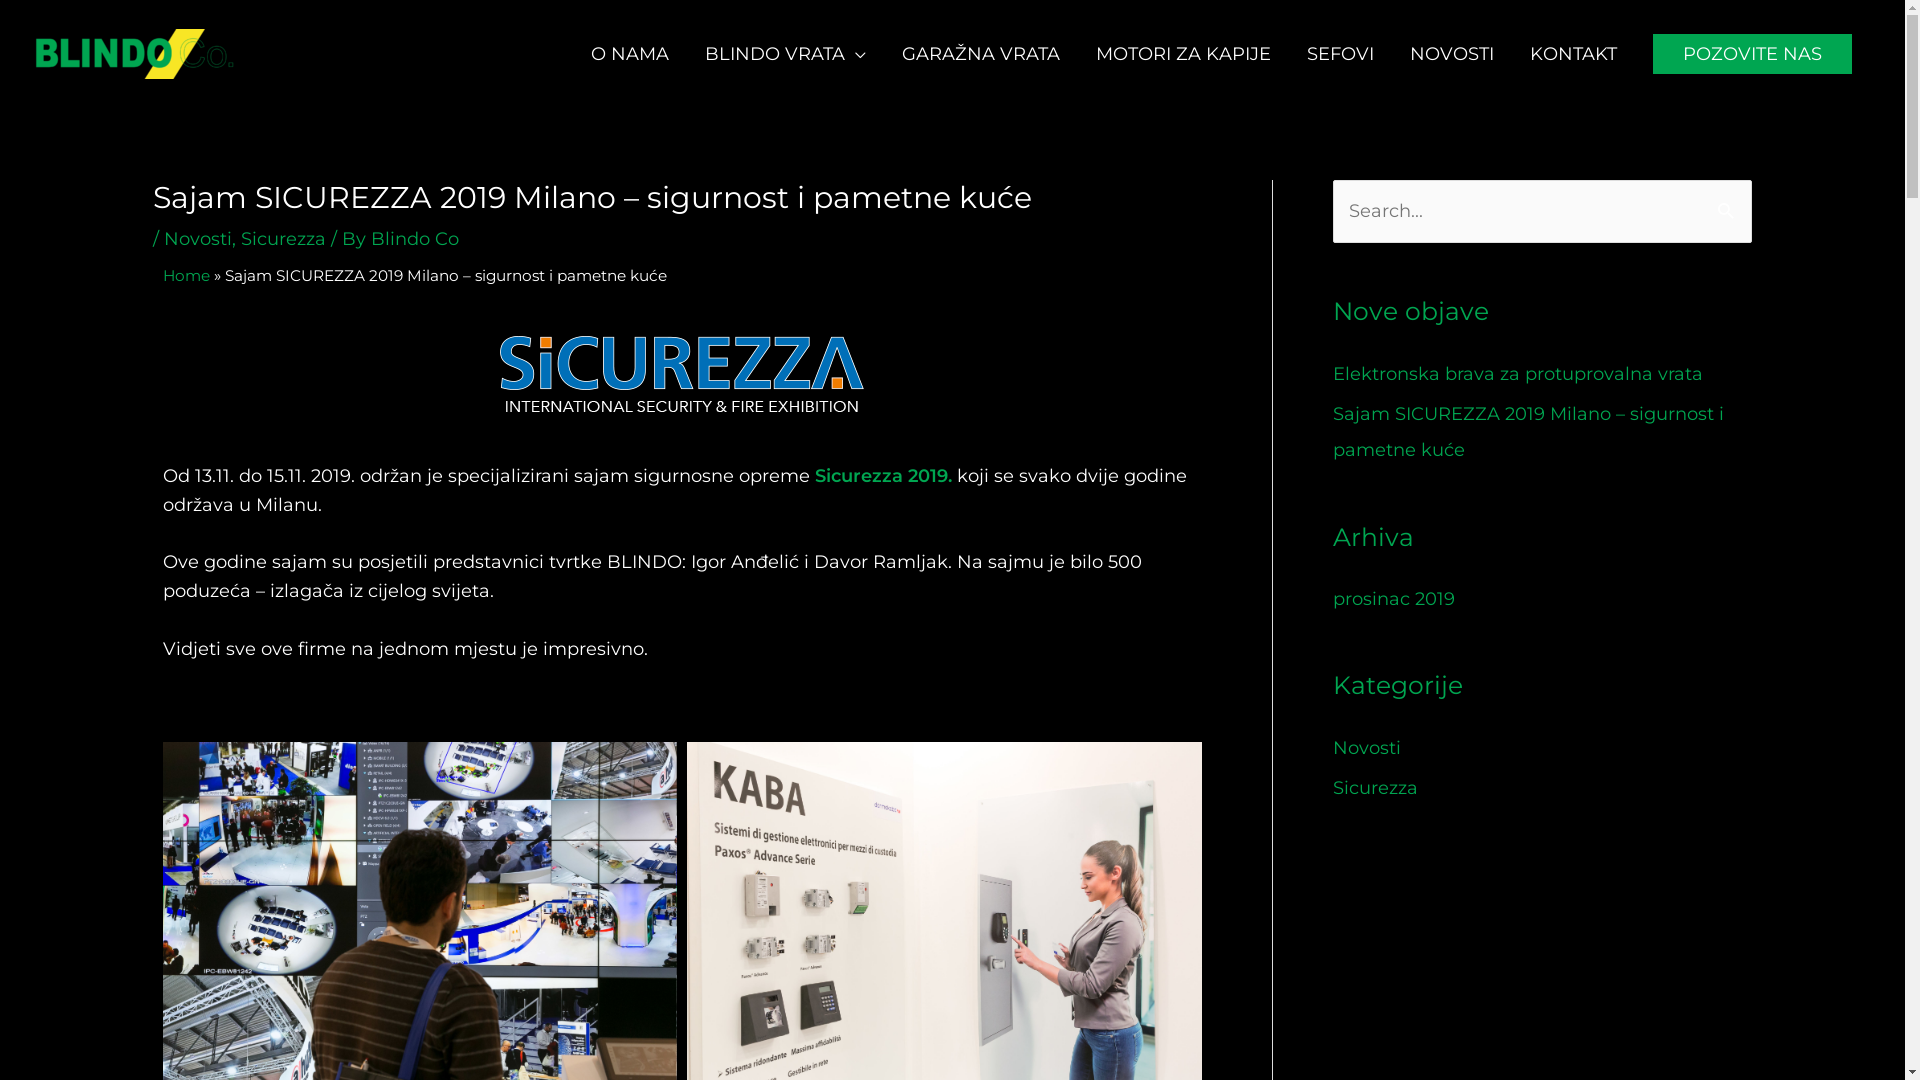 The height and width of the screenshot is (1080, 1920). Describe the element at coordinates (1572, 53) in the screenshot. I see `'KONTAKT'` at that location.